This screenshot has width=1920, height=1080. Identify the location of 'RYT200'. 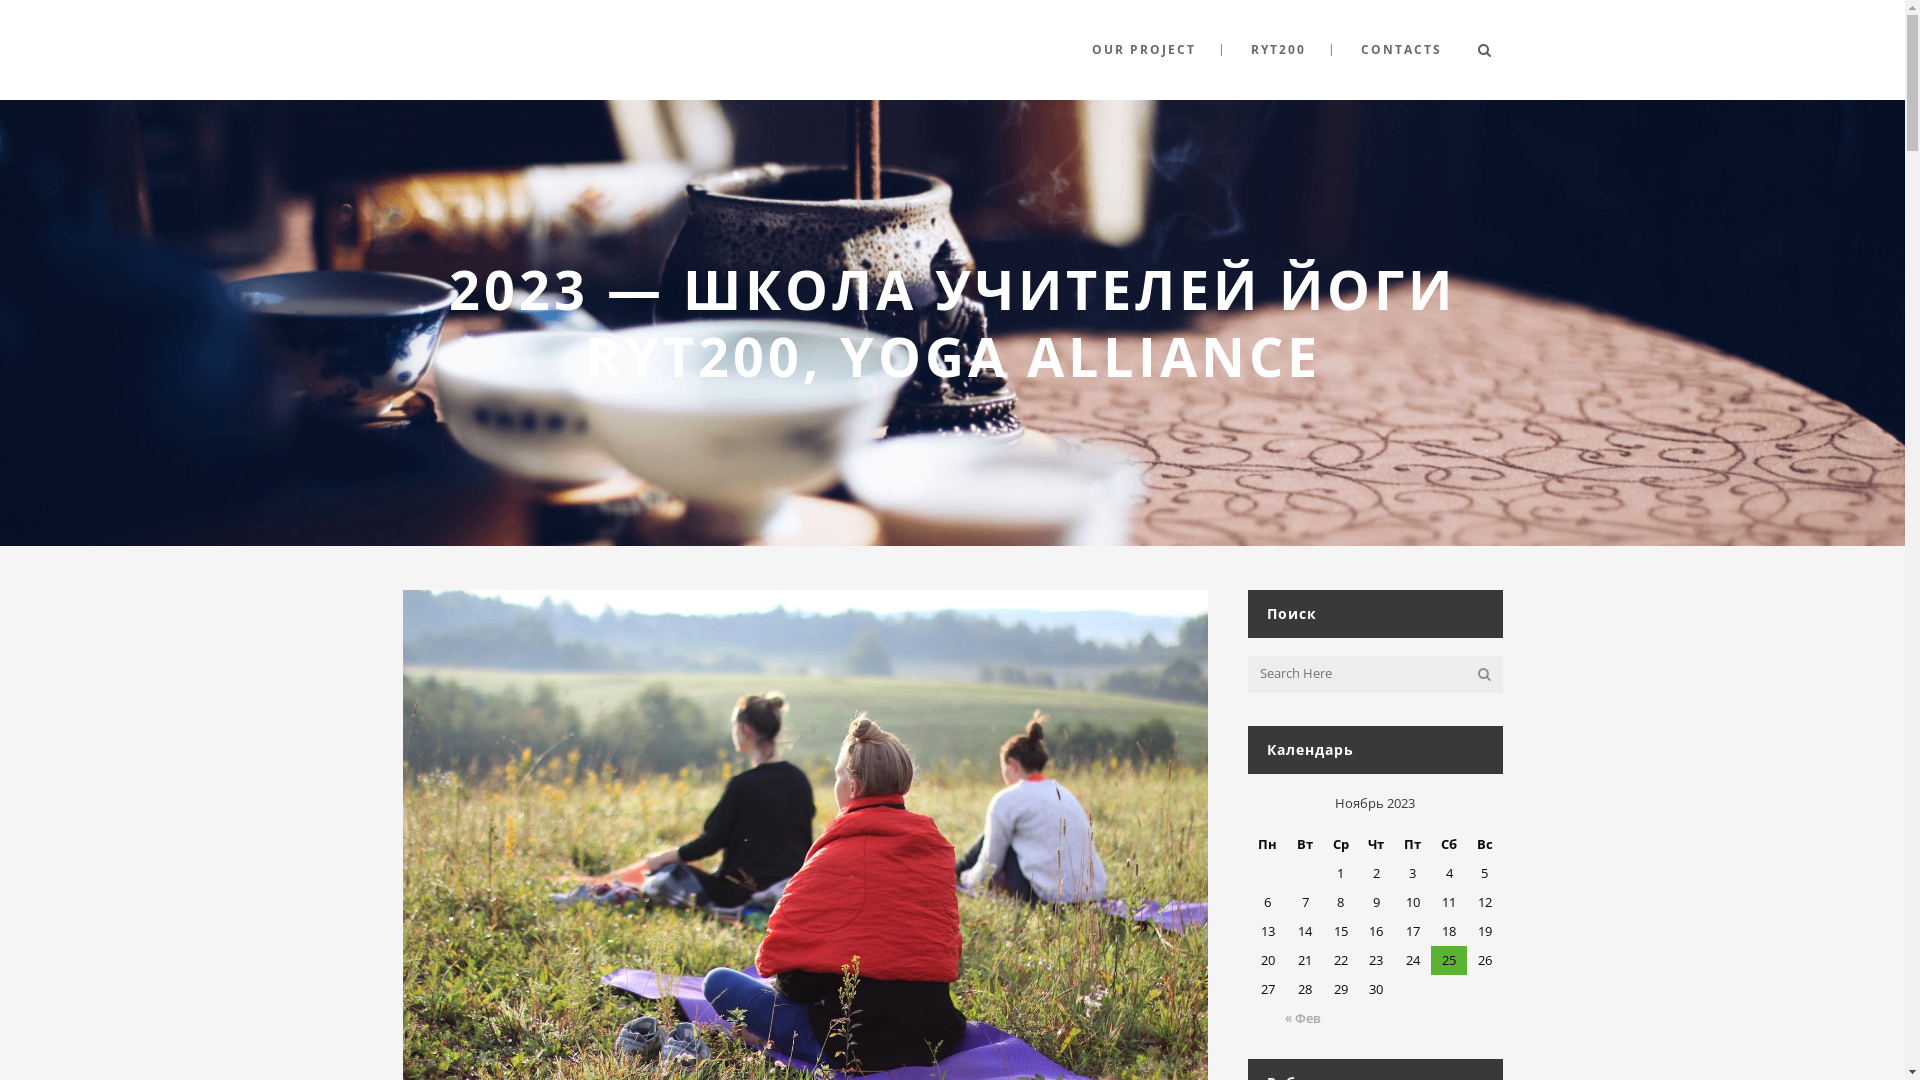
(1224, 49).